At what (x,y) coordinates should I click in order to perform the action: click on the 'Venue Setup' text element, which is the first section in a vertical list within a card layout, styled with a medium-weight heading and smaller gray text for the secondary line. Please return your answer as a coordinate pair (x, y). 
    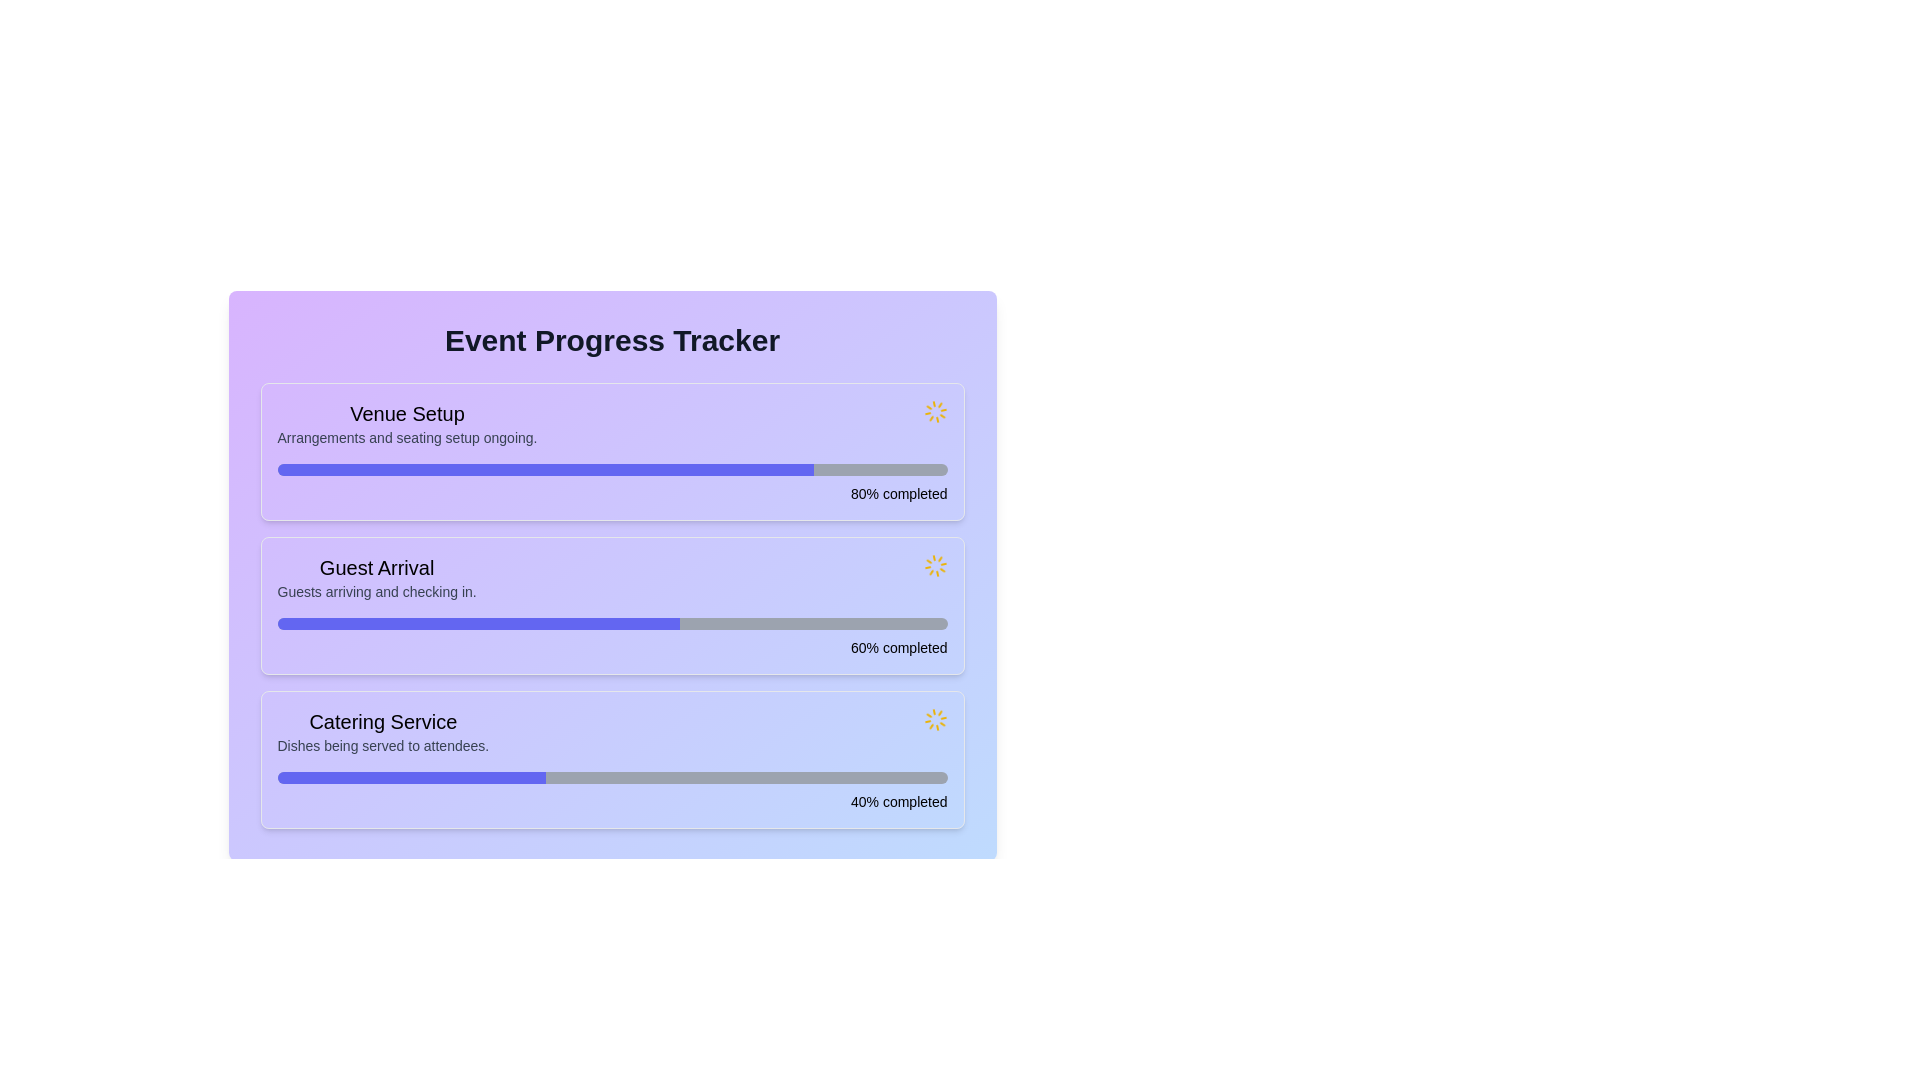
    Looking at the image, I should click on (406, 423).